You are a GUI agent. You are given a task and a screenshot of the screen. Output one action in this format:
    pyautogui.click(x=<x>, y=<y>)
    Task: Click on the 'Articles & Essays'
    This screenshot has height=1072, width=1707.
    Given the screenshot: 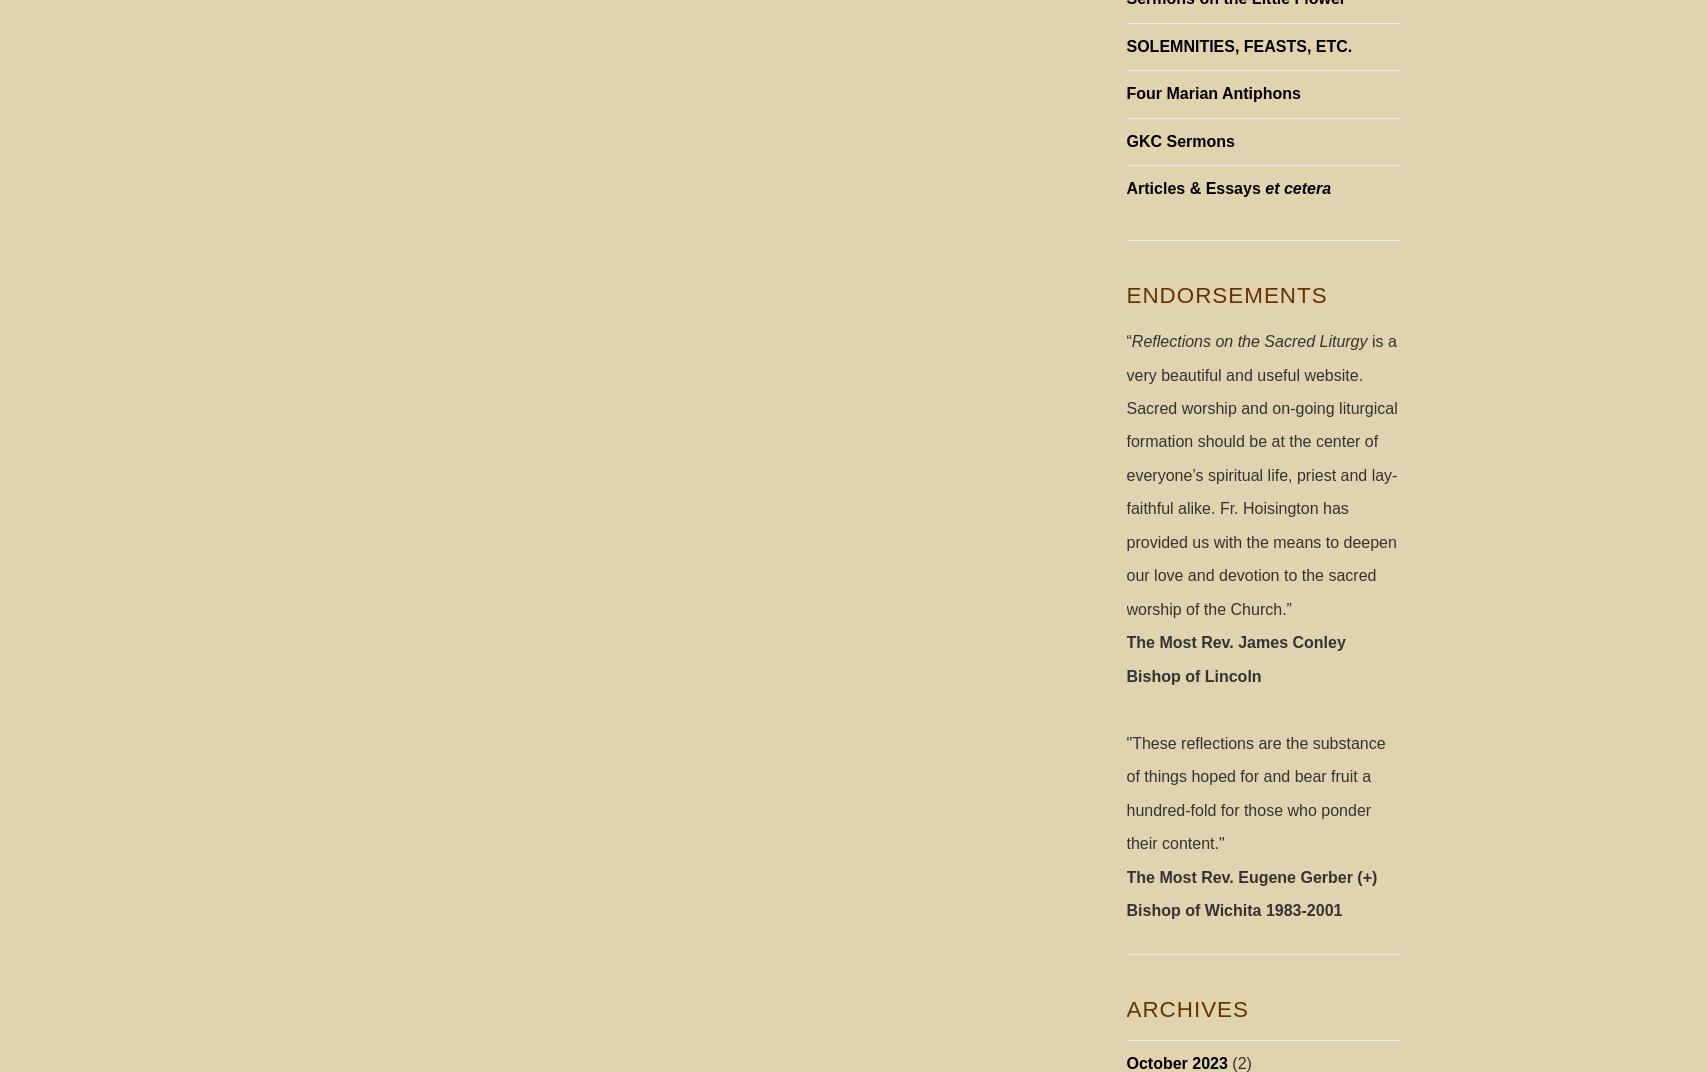 What is the action you would take?
    pyautogui.click(x=1194, y=187)
    